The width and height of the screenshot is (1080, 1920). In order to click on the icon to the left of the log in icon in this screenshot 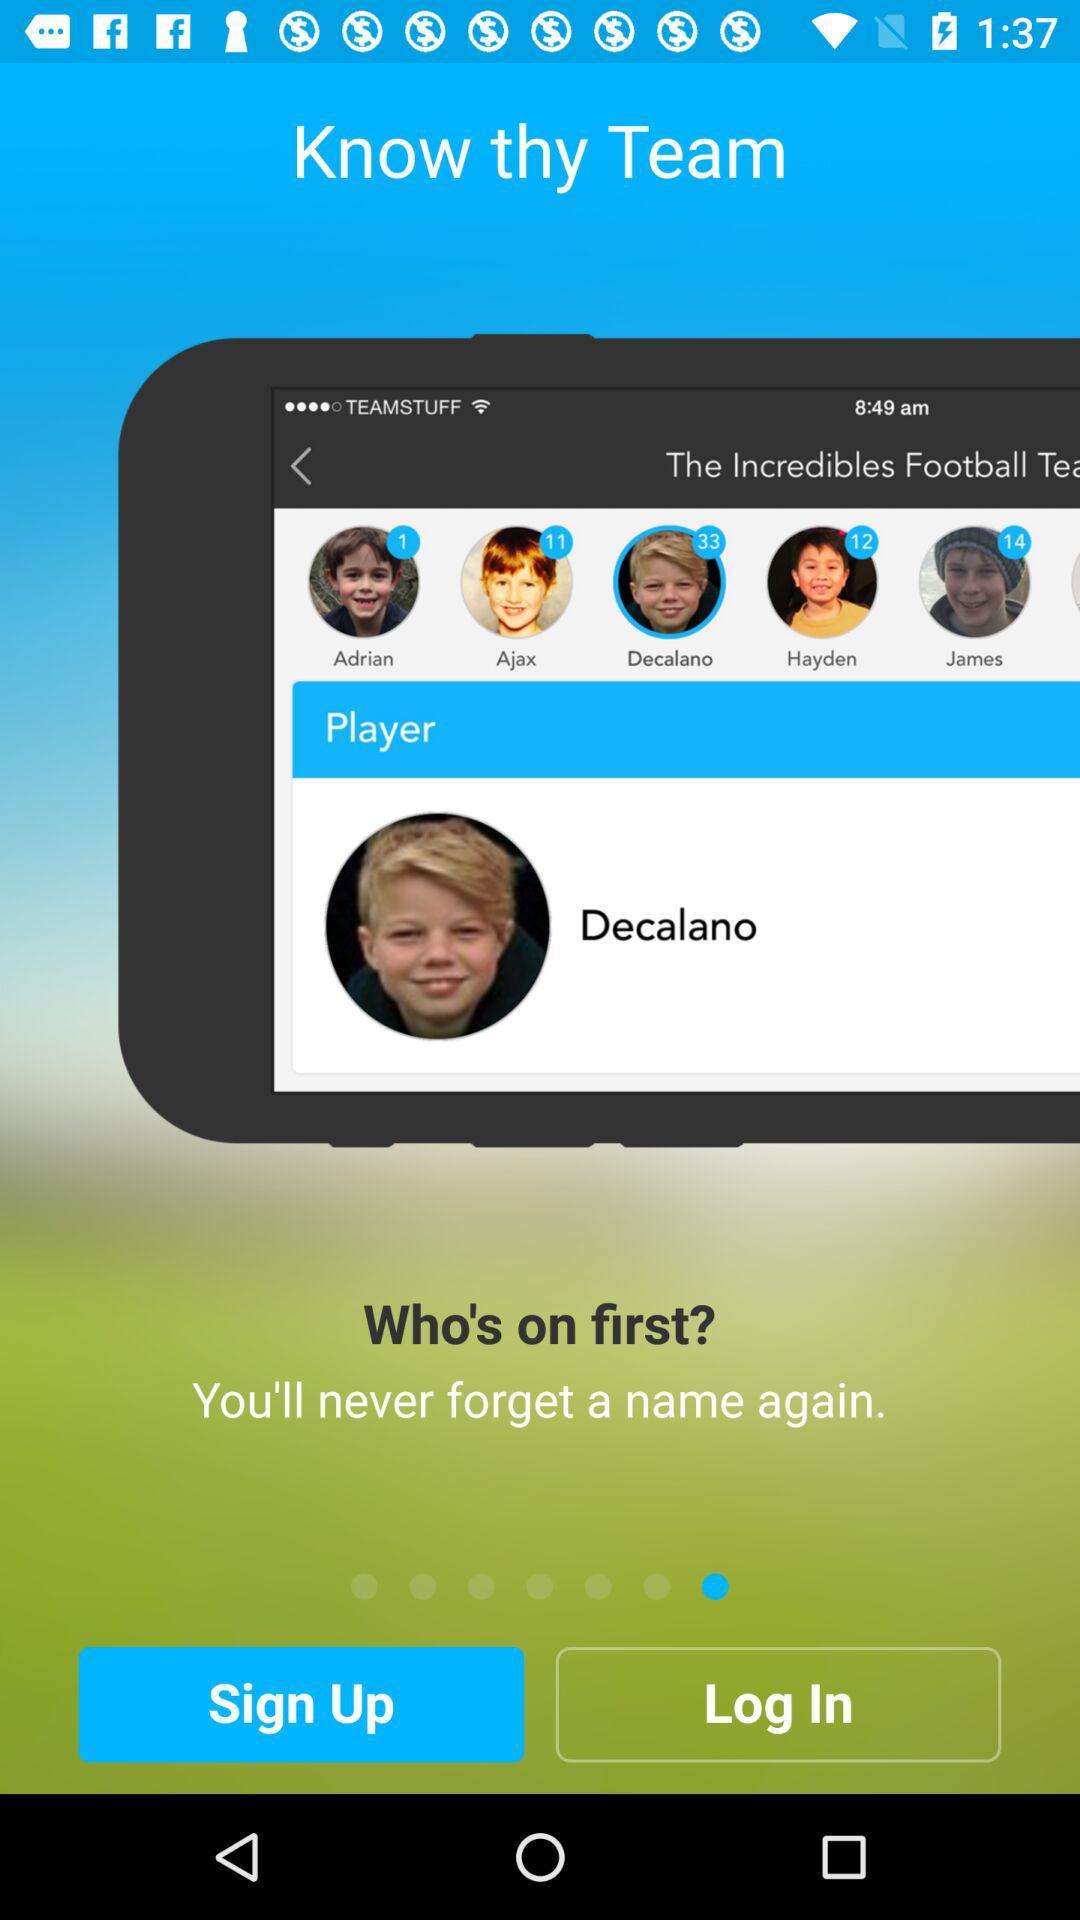, I will do `click(301, 1703)`.